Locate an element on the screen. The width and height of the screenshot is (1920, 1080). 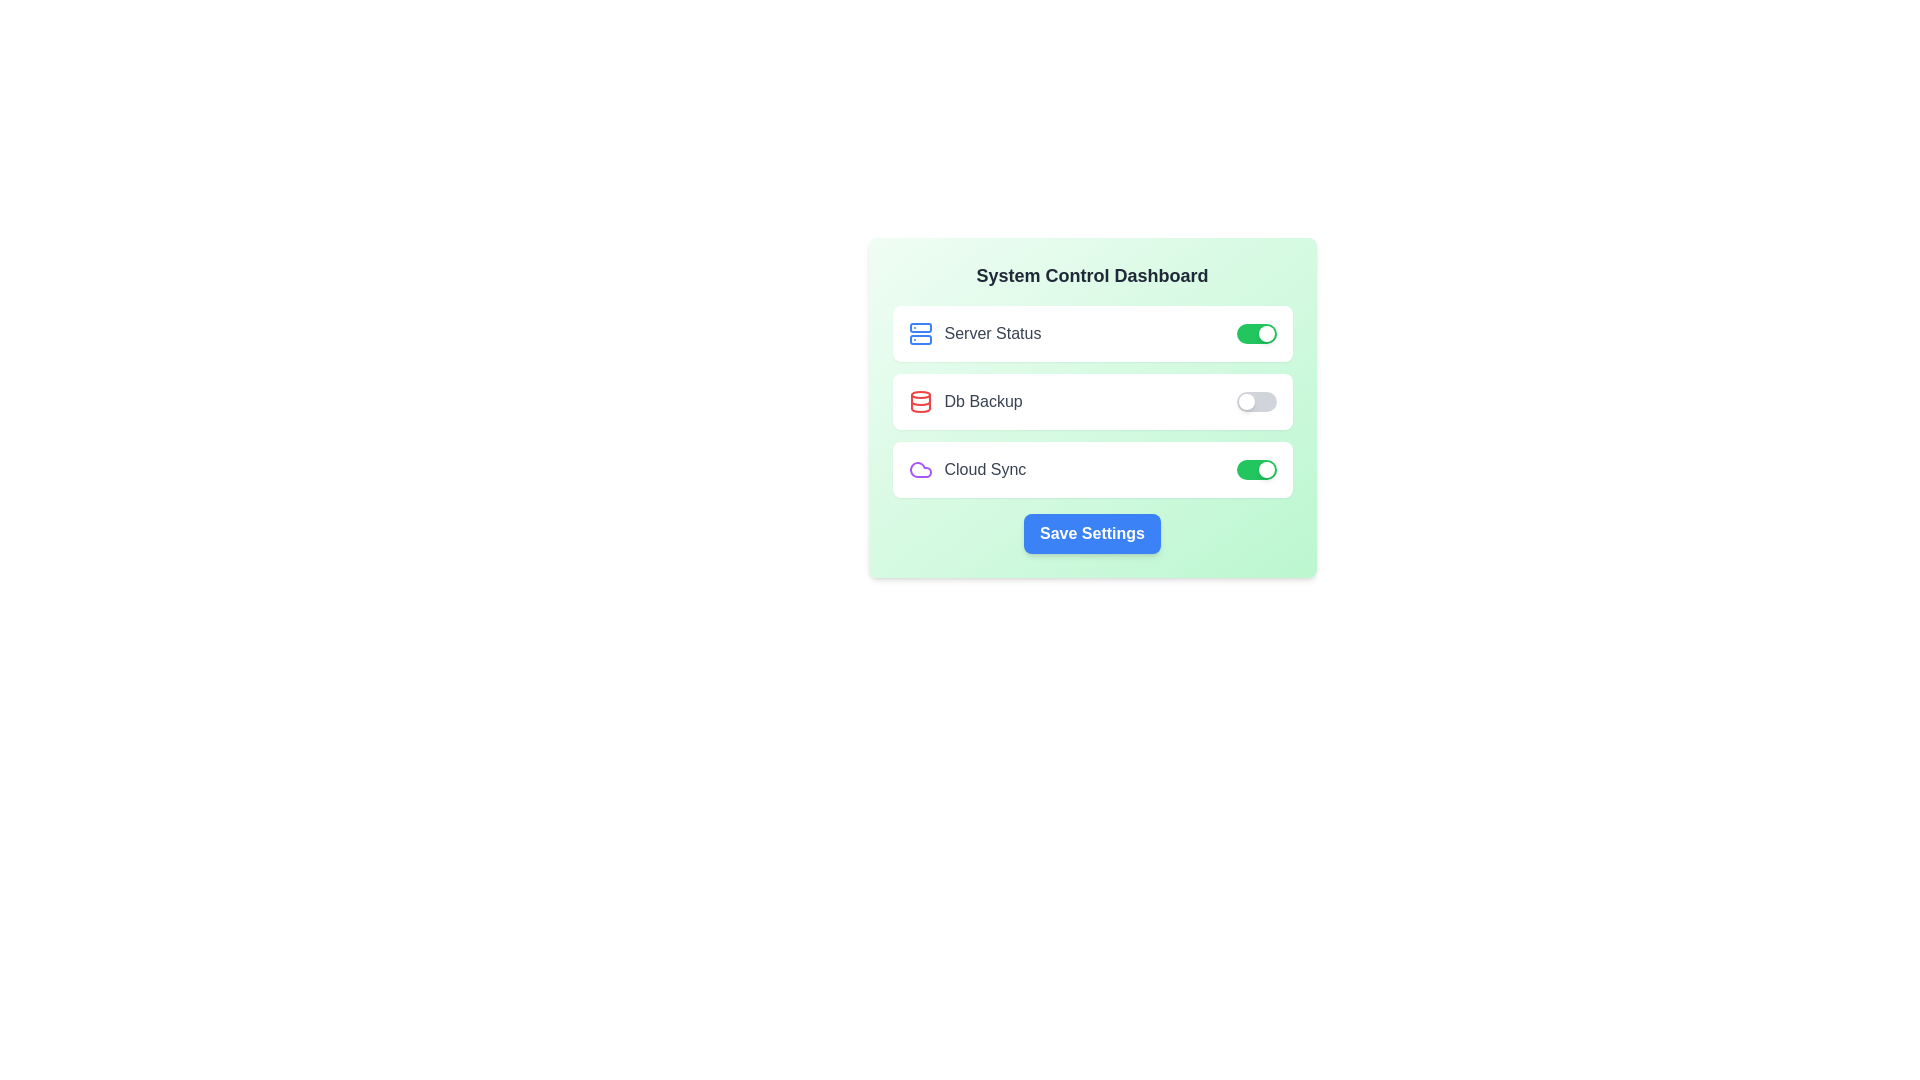
the icon corresponding to Server Status is located at coordinates (919, 333).